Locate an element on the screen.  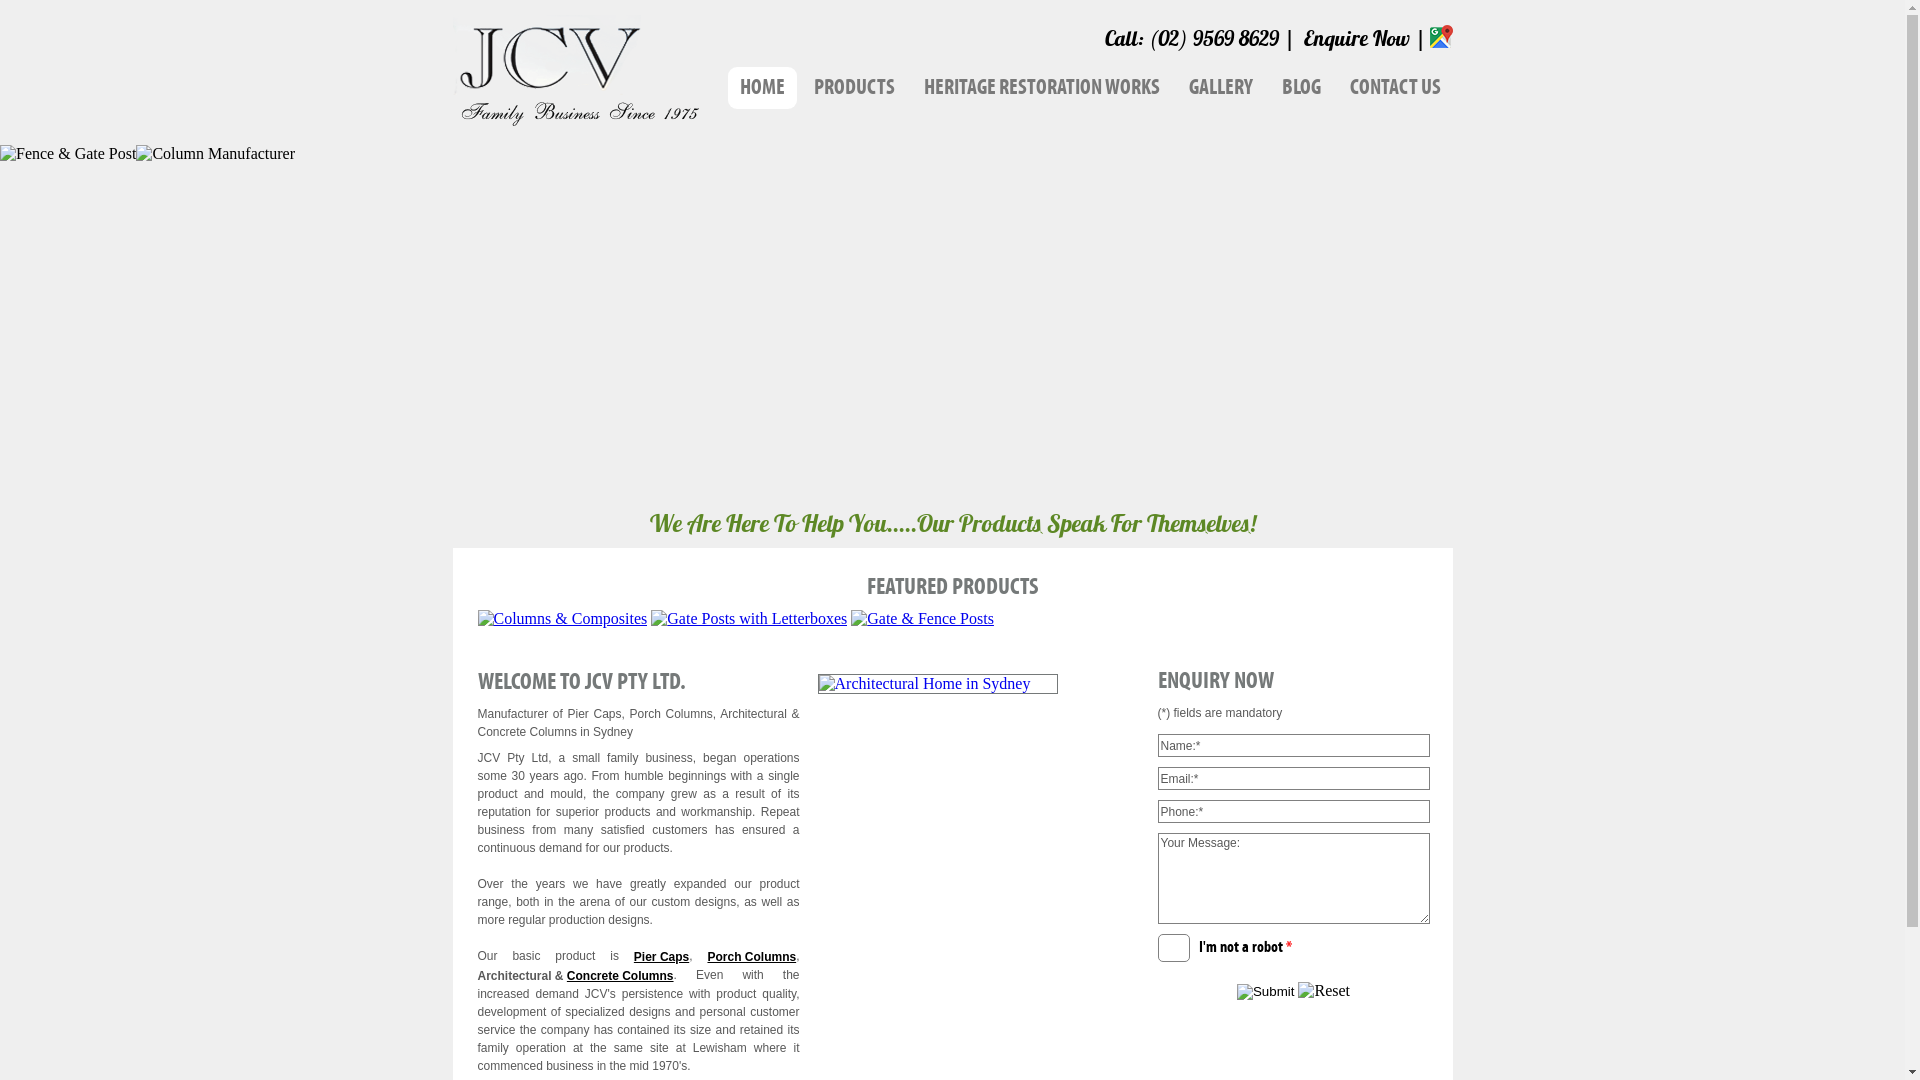
'JCV Pty Ltd' is located at coordinates (574, 120).